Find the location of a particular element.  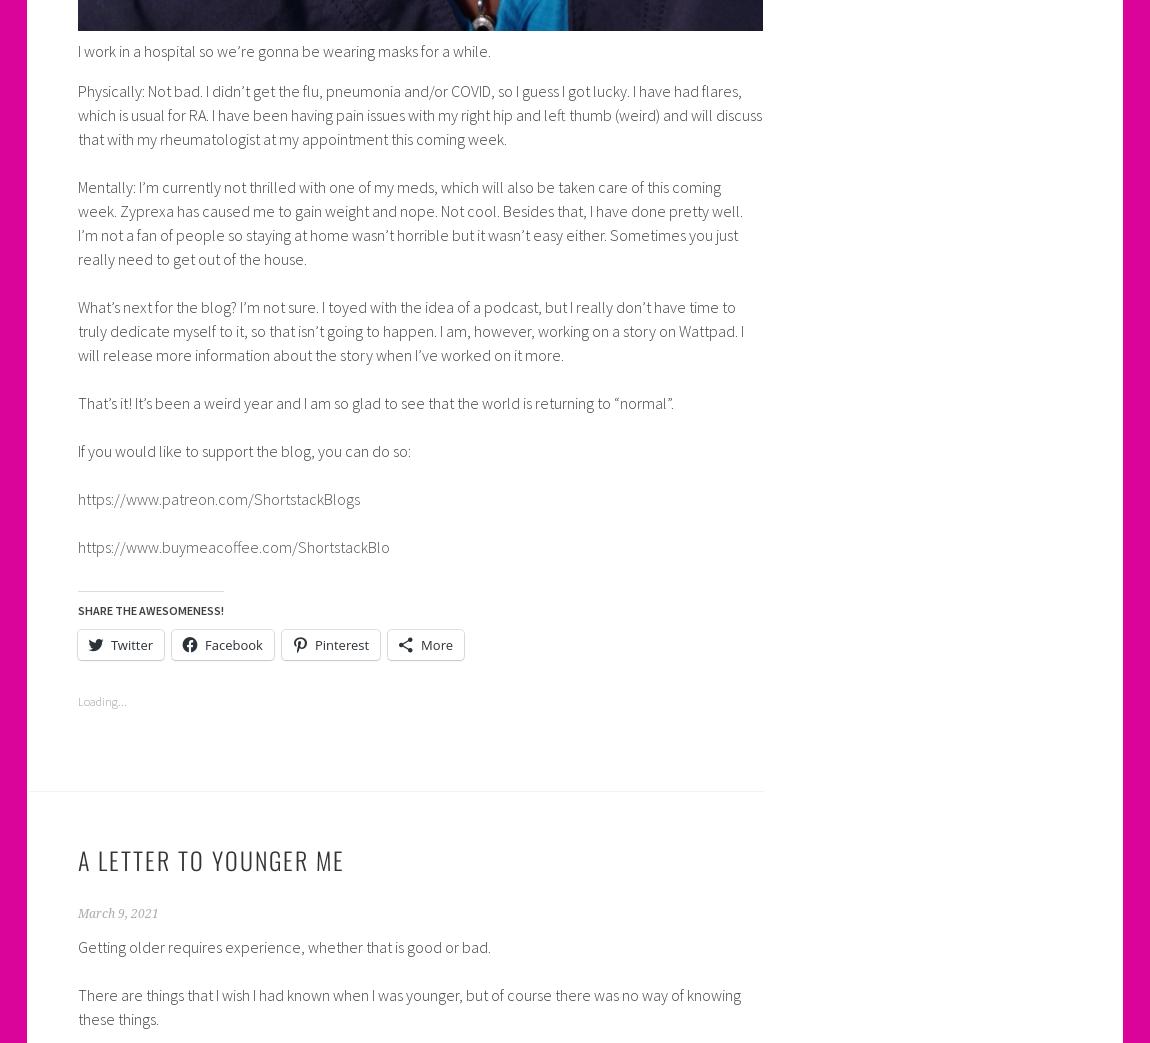

'Mentally: I’m currently not thrilled with one of my meds, which will also be taken care of this coming week. Zyprexa has caused me to gain weight and nope. Not cool. Besides that, I have done pretty well. I’m not a fan of people so staying at home wasn’t horrible but it wasn’t easy either. Sometimes you just really need to get out of the house.' is located at coordinates (76, 220).